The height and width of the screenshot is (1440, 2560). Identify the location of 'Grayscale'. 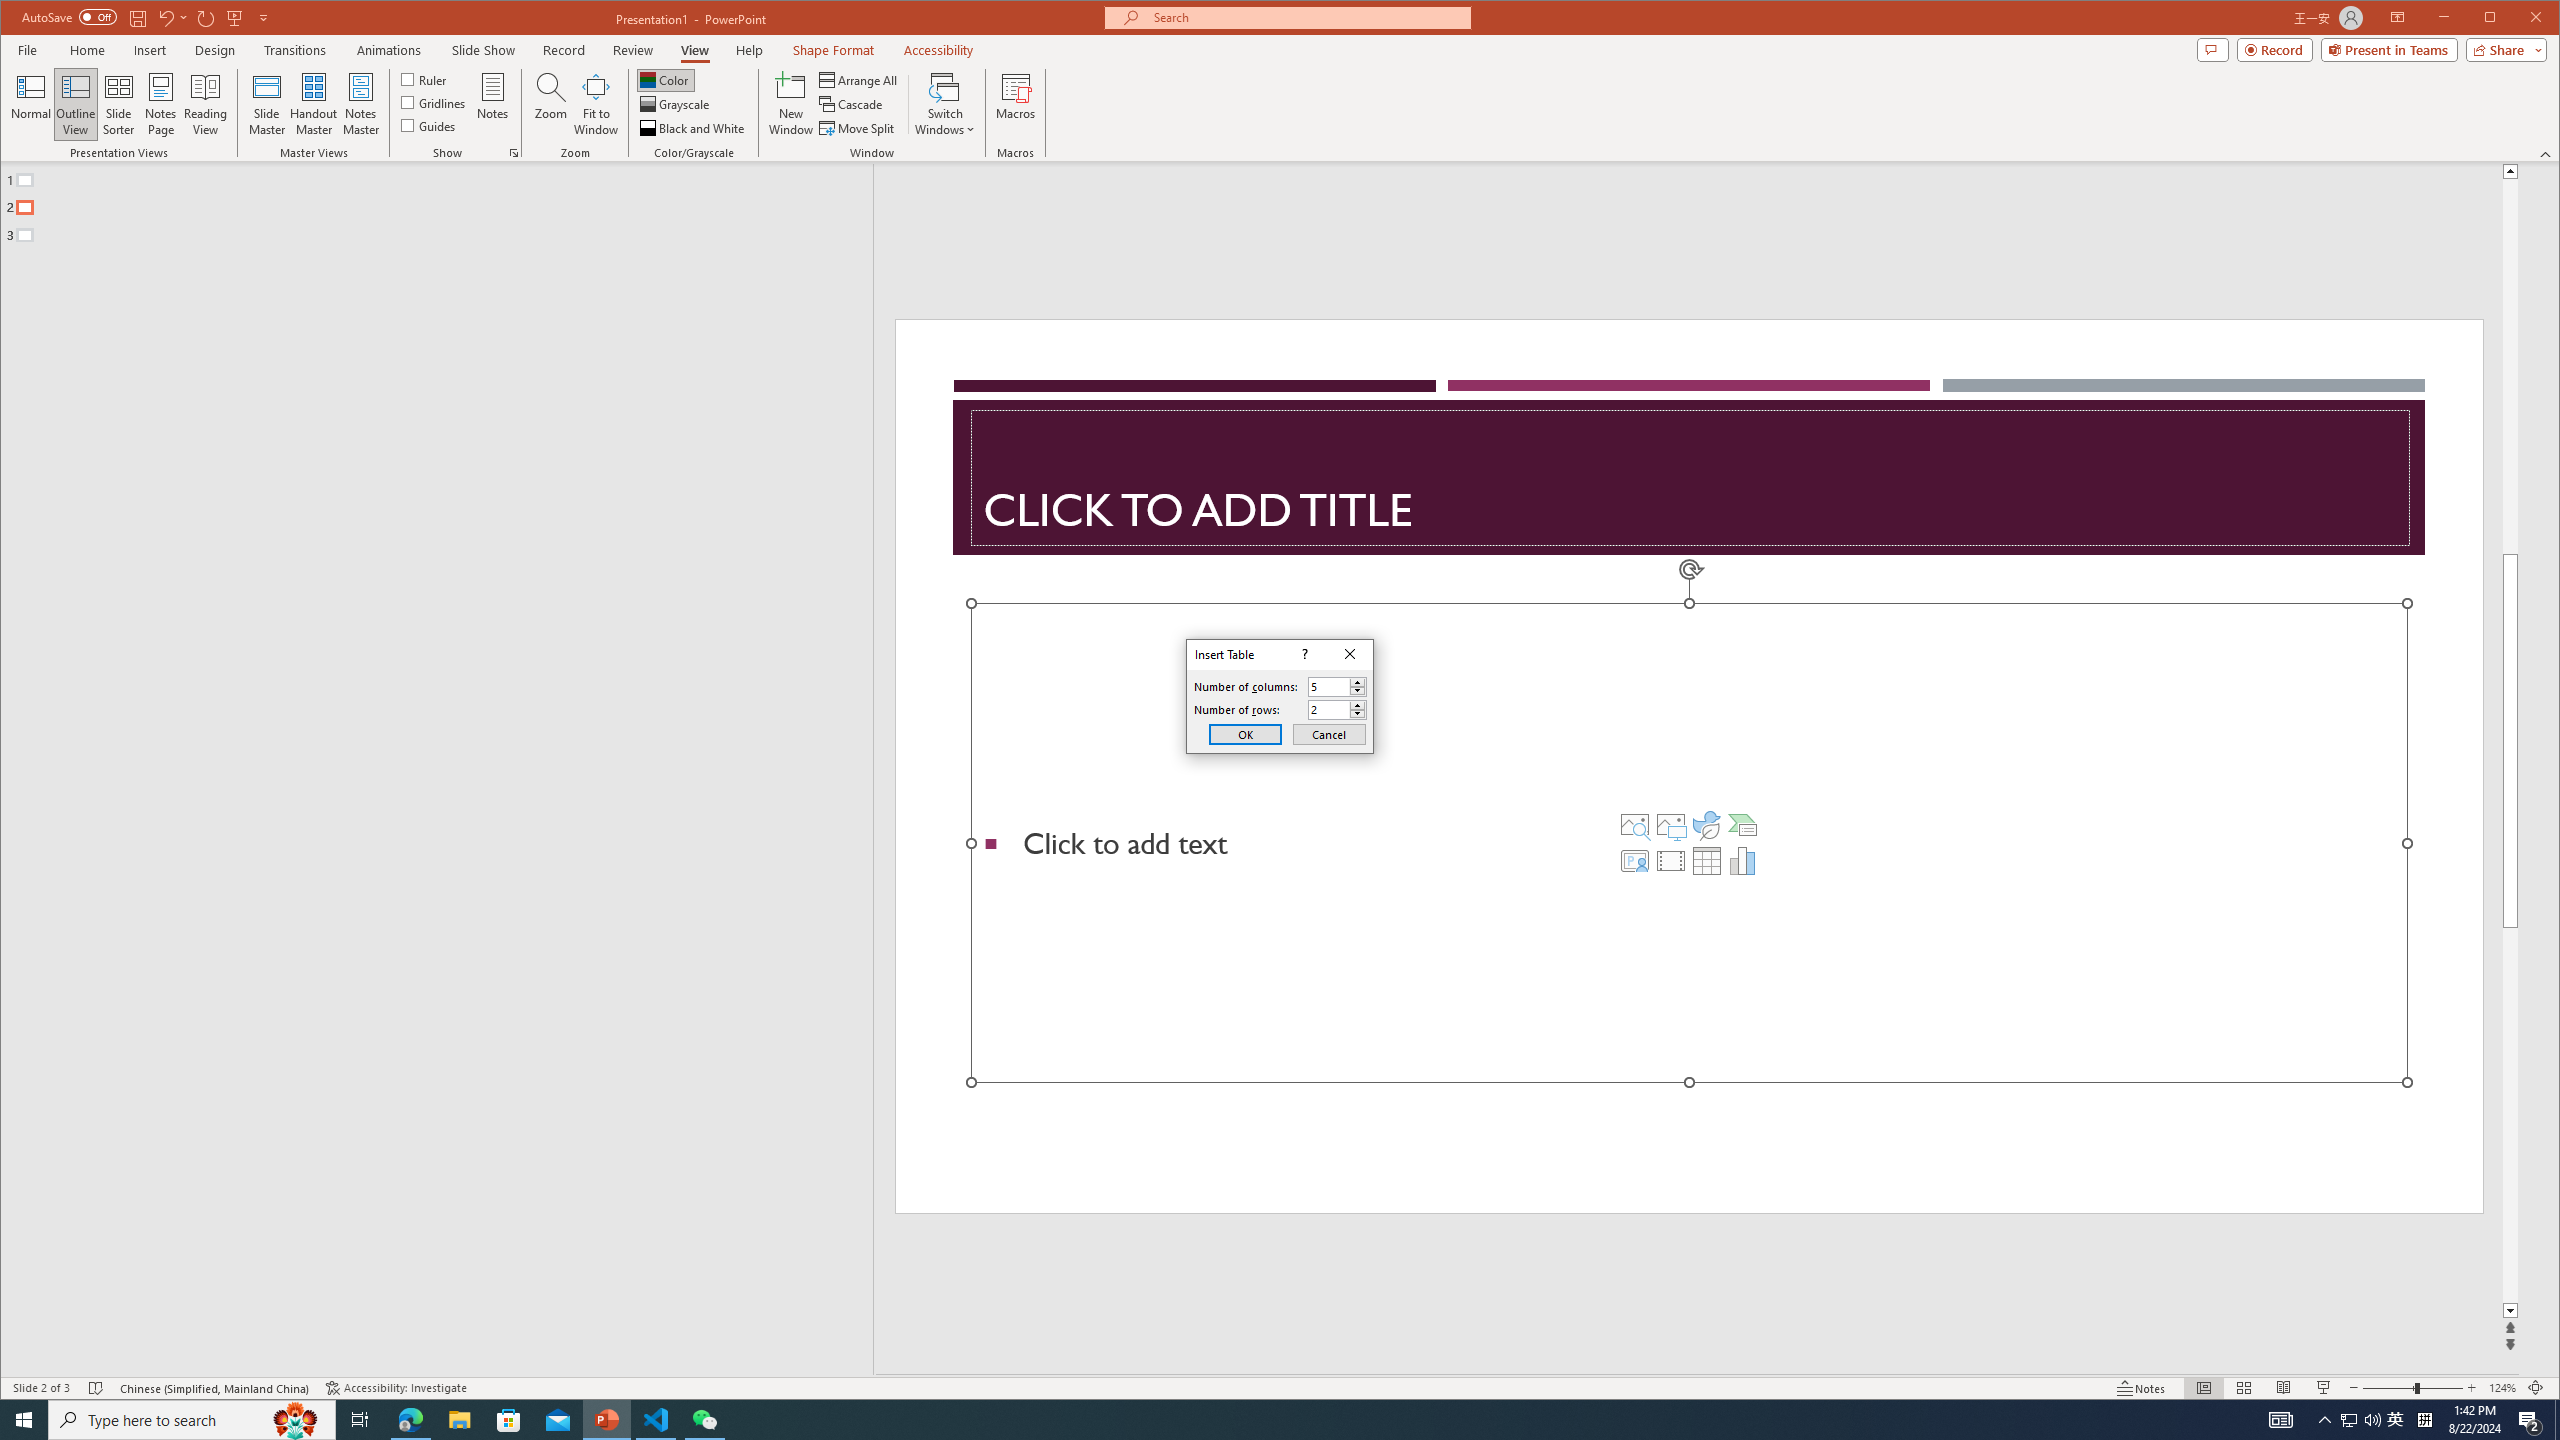
(676, 104).